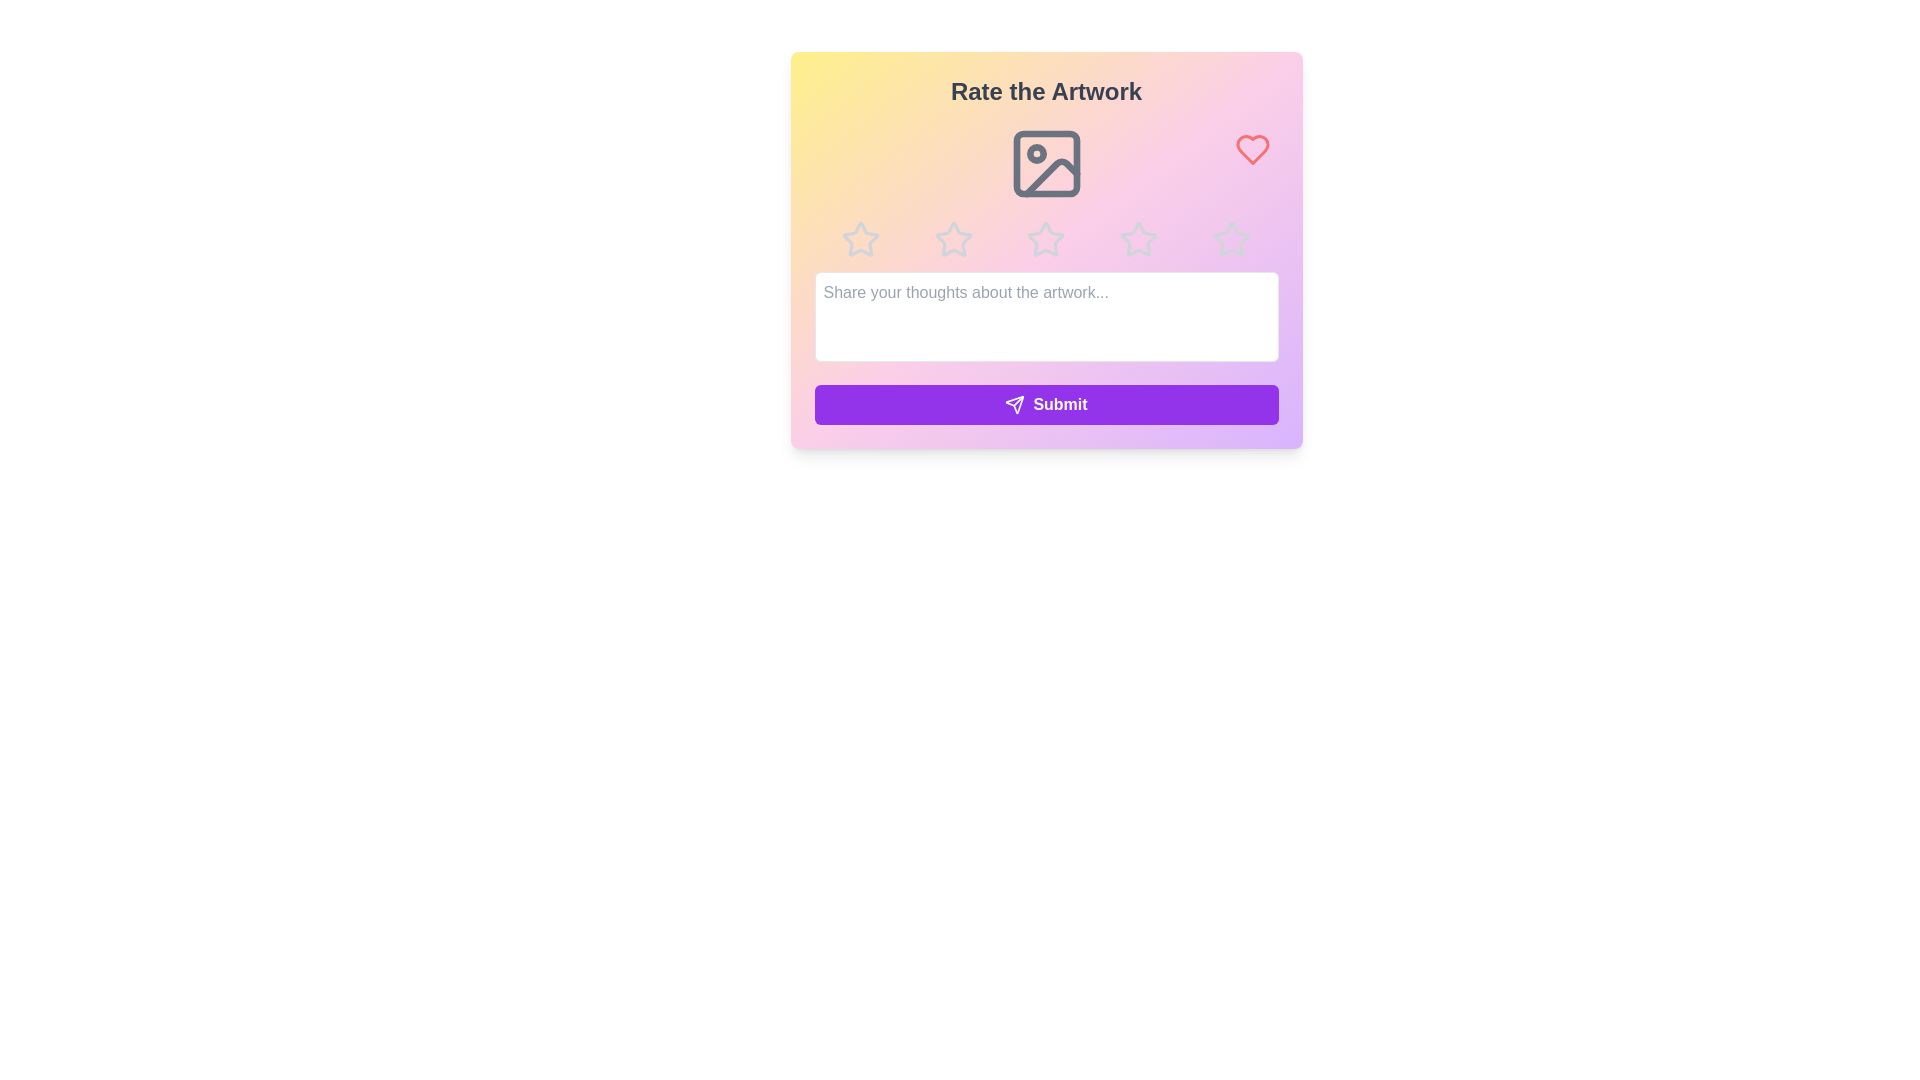  Describe the element at coordinates (1045, 315) in the screenshot. I see `the text area and type the feedback text` at that location.